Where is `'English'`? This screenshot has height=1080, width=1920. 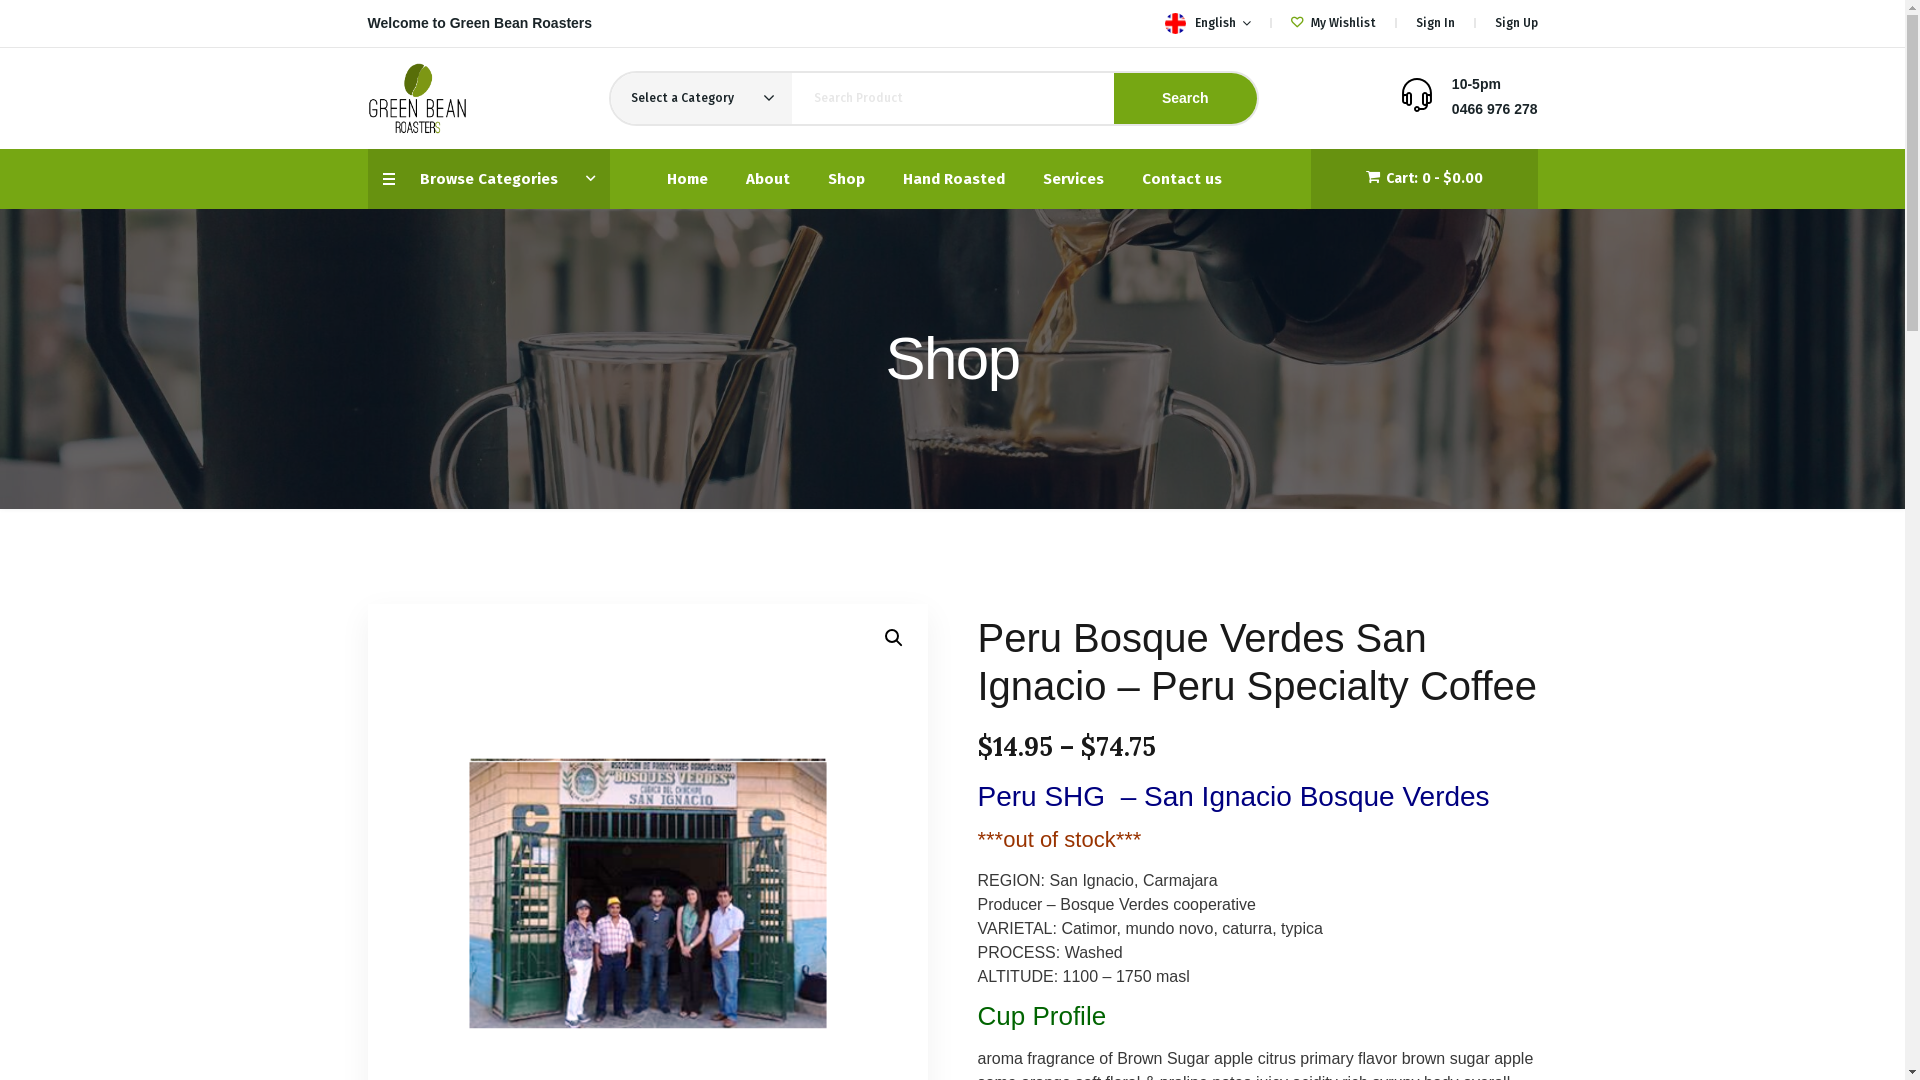
'English' is located at coordinates (1174, 23).